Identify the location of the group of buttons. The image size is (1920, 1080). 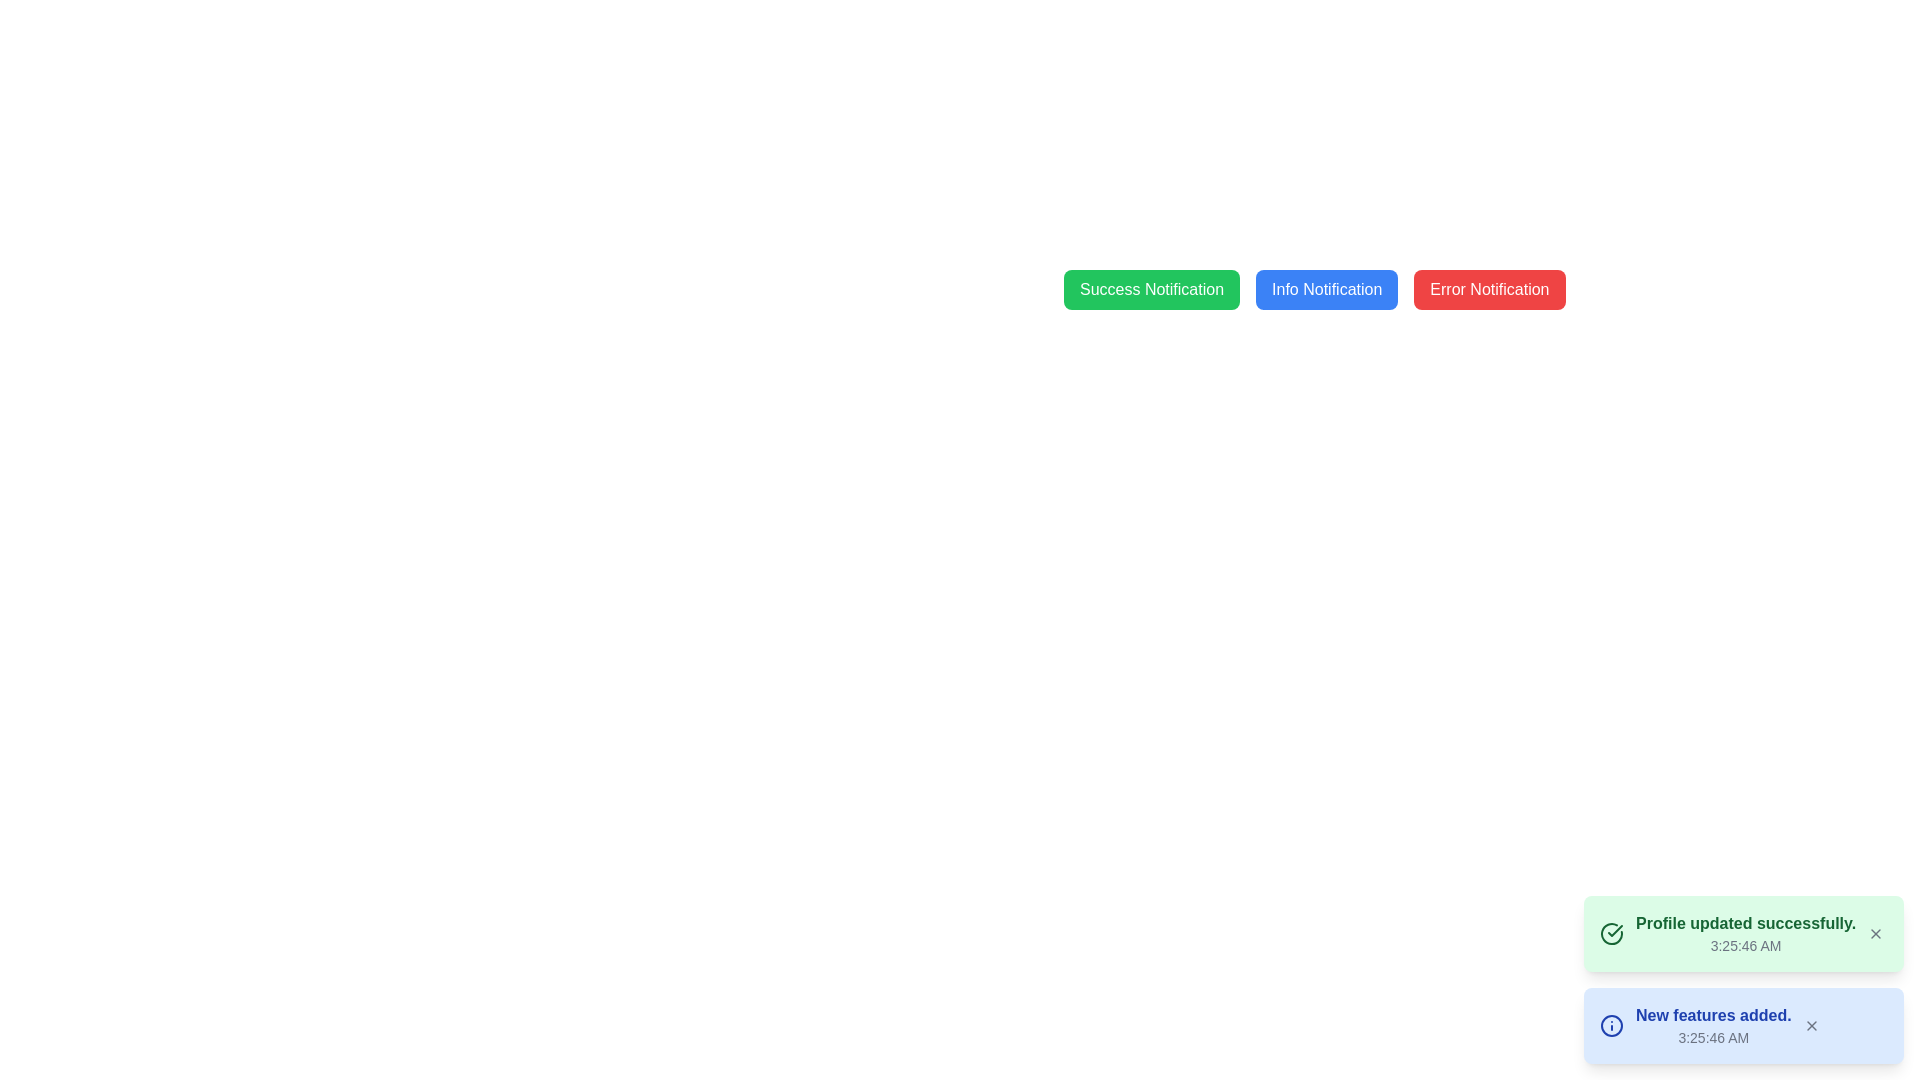
(1438, 289).